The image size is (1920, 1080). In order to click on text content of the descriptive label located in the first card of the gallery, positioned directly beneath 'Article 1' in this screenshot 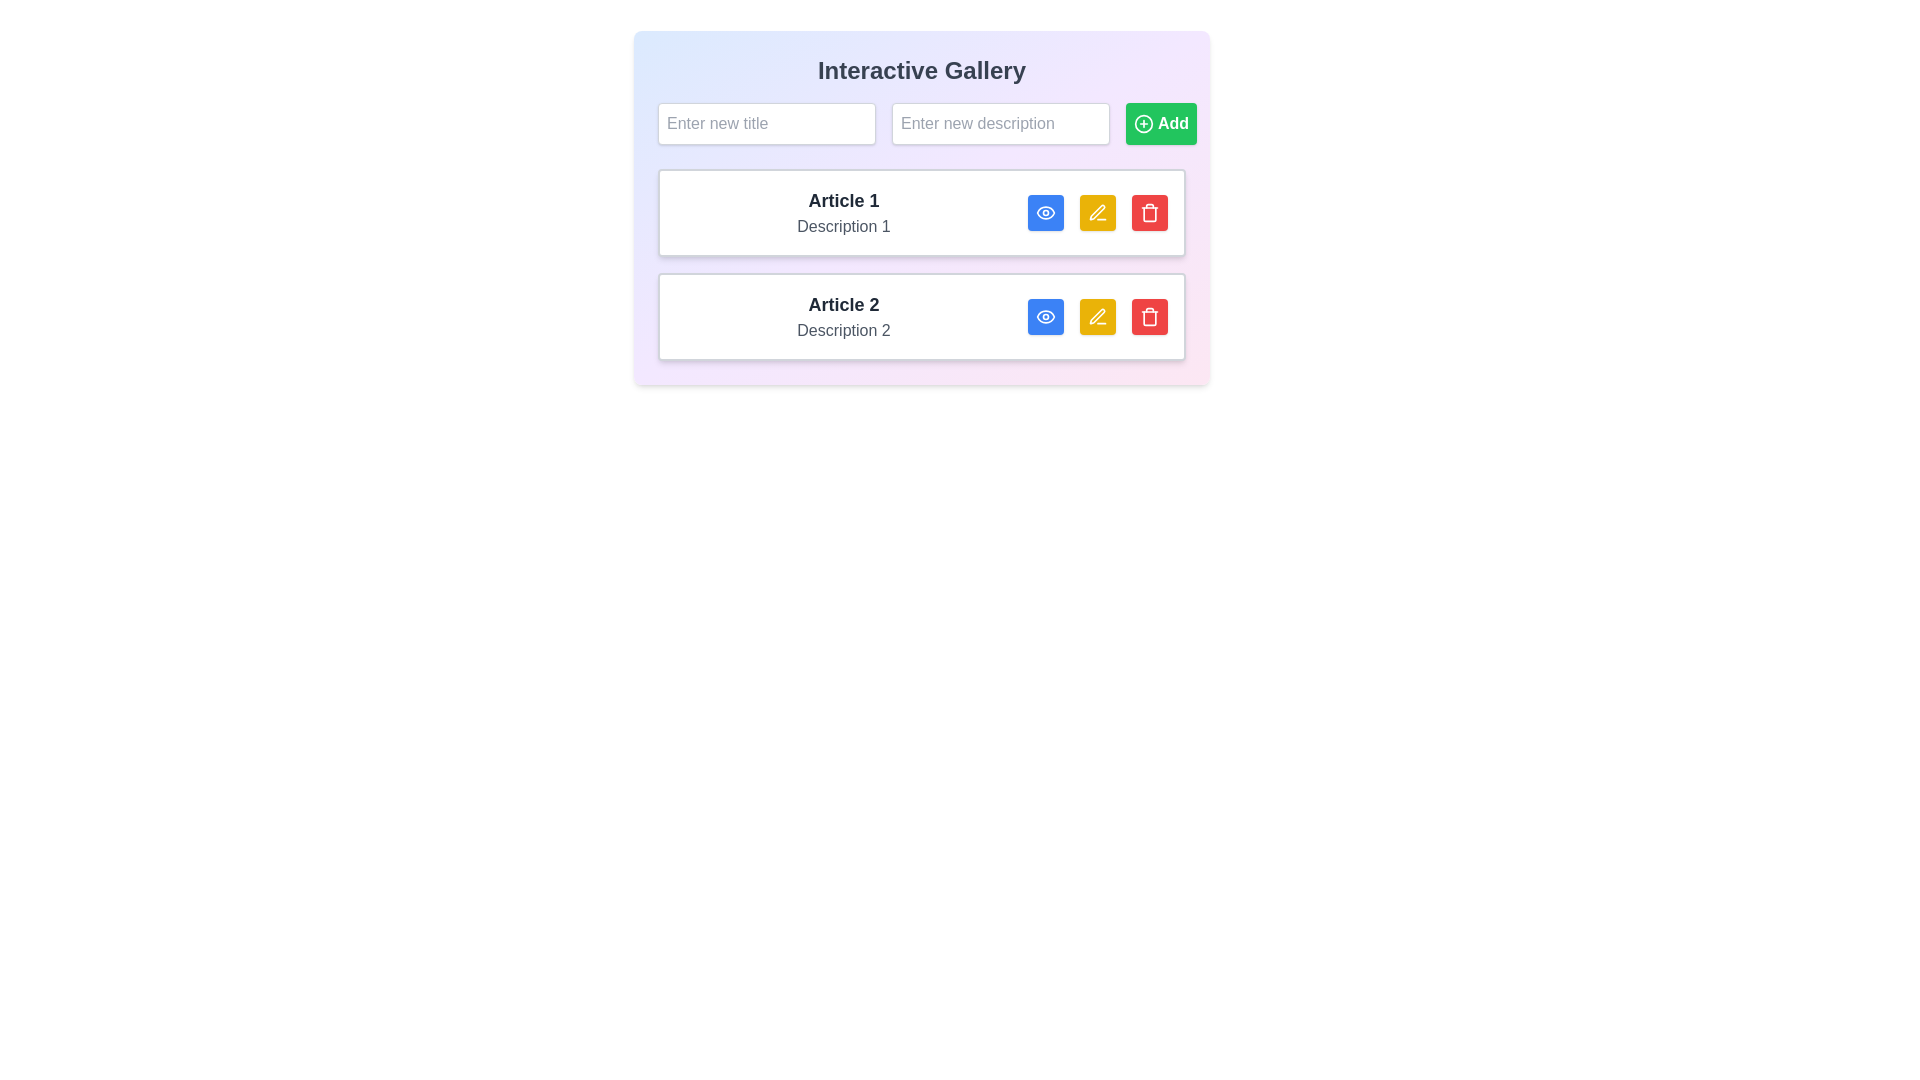, I will do `click(844, 226)`.